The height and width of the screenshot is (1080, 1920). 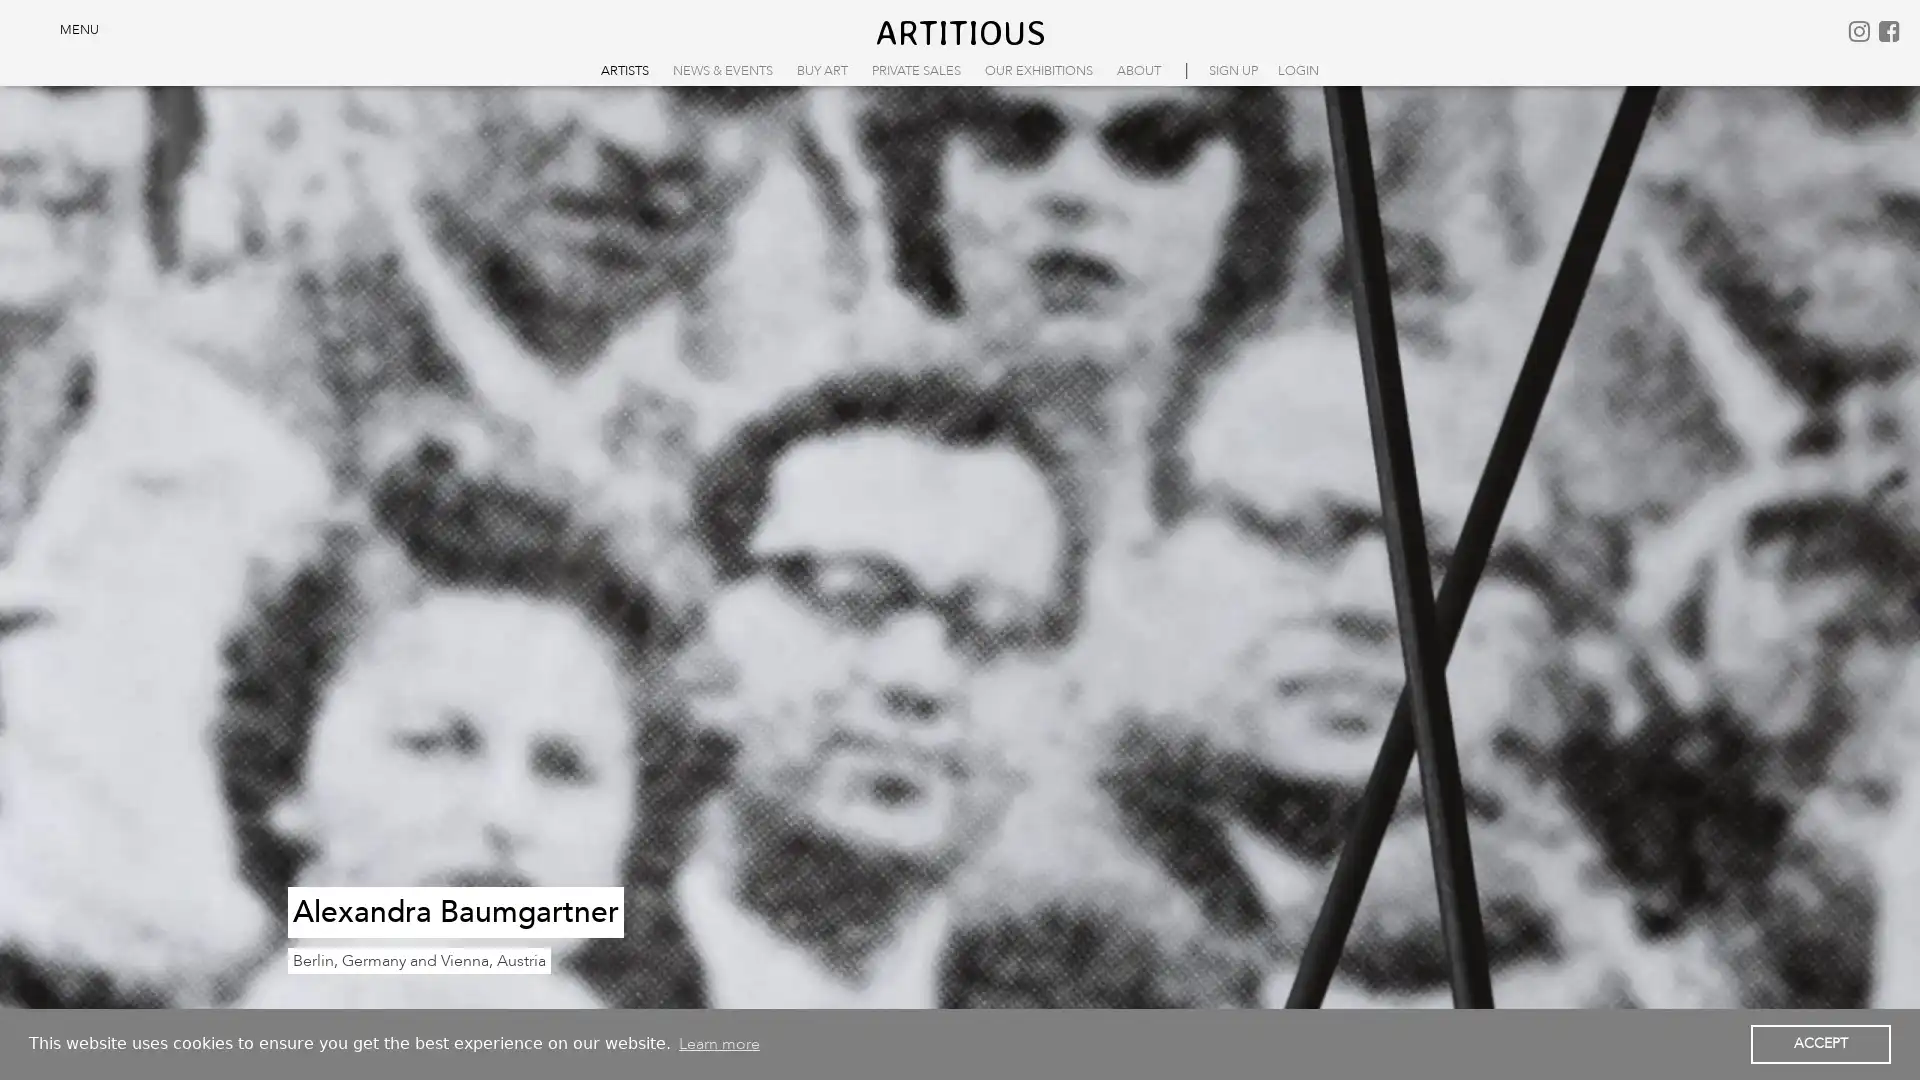 What do you see at coordinates (1820, 1043) in the screenshot?
I see `dismiss cookie message` at bounding box center [1820, 1043].